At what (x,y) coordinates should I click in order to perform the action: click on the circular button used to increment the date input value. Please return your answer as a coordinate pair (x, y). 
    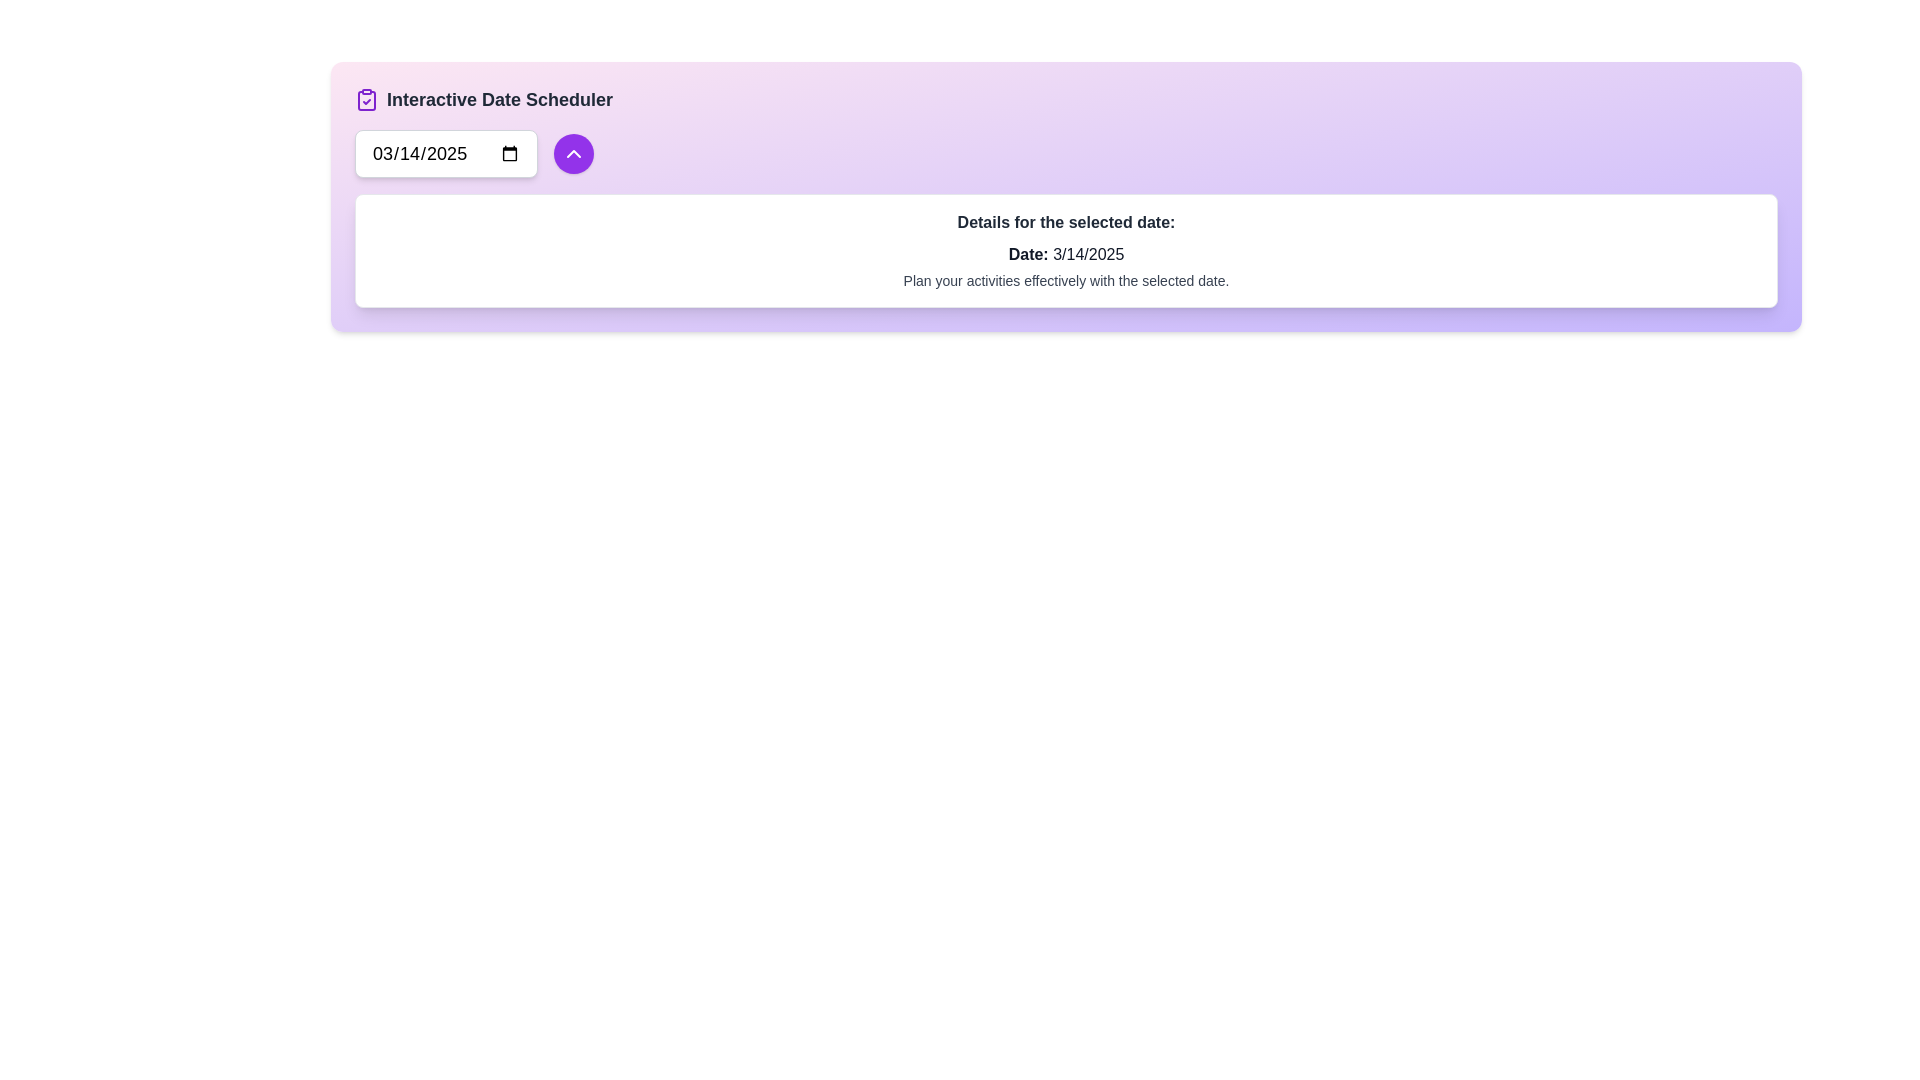
    Looking at the image, I should click on (573, 153).